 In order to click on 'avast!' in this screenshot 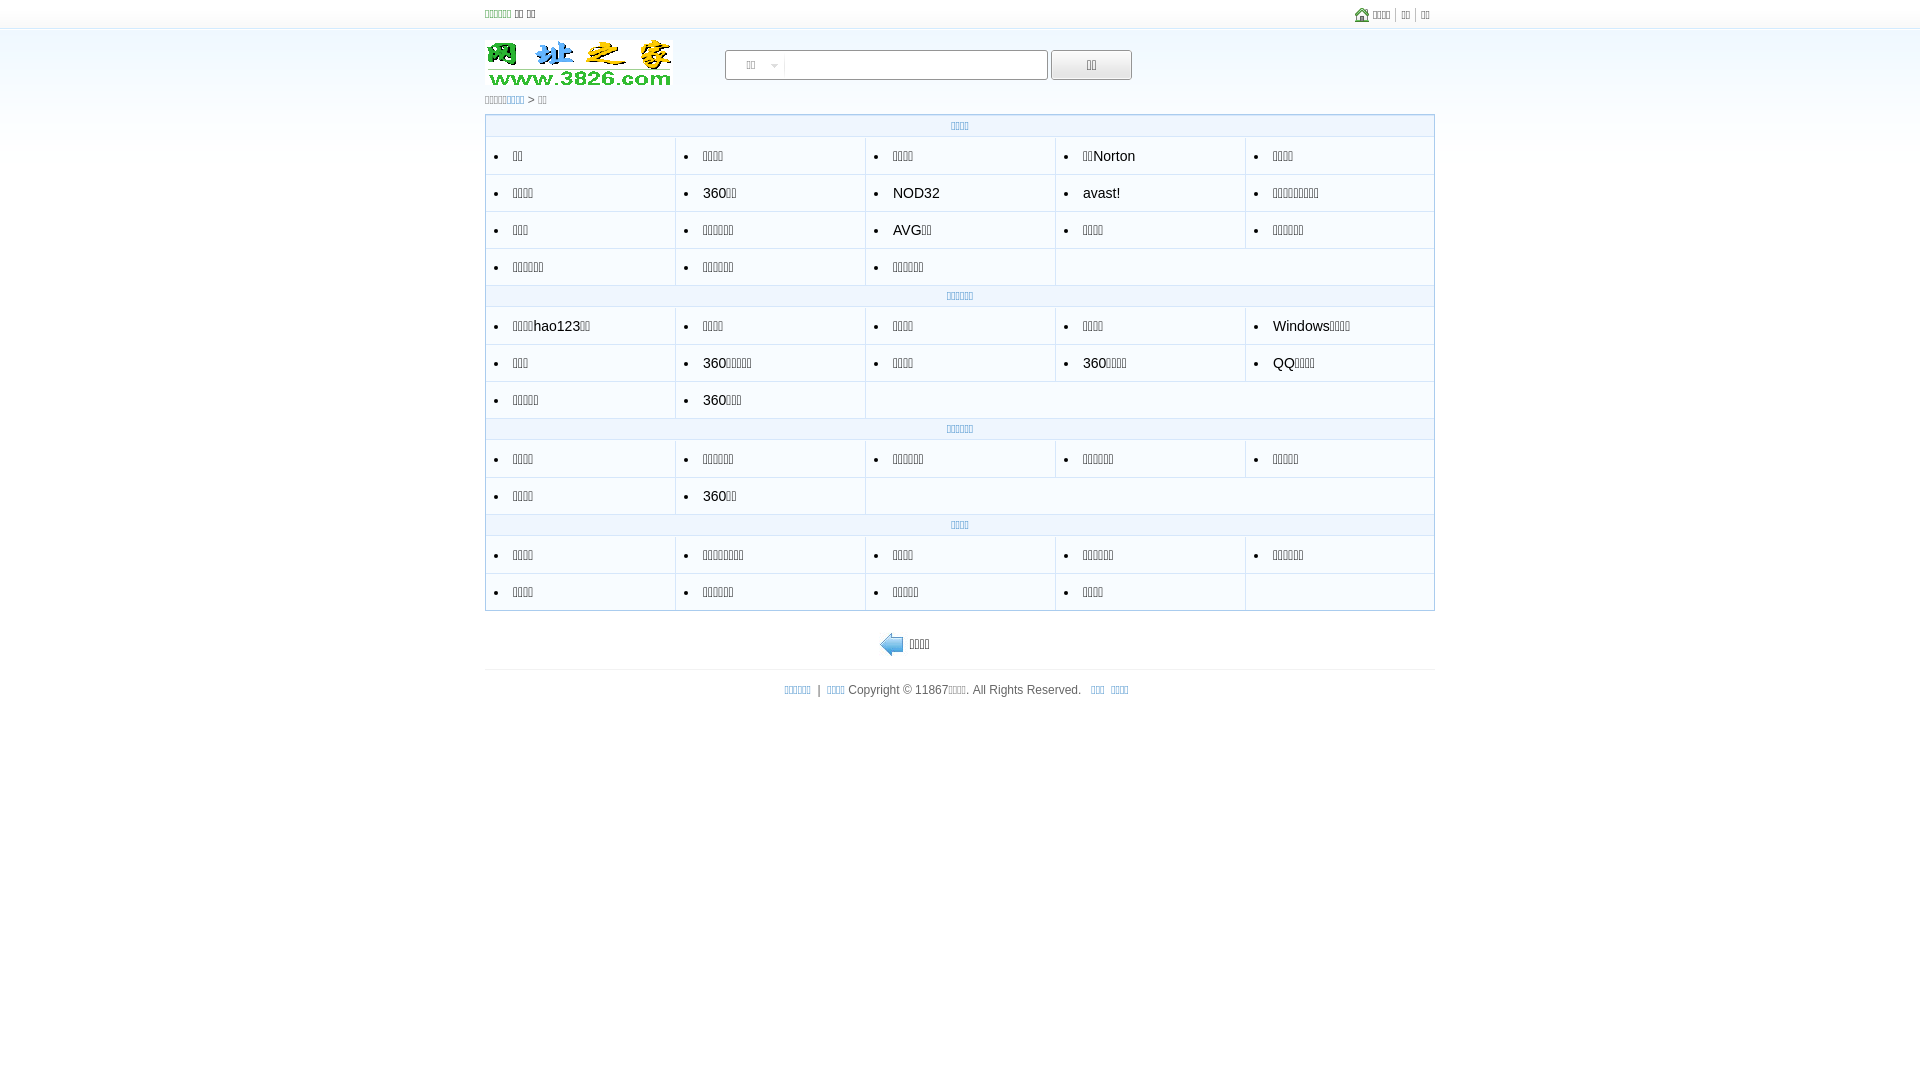, I will do `click(1100, 192)`.